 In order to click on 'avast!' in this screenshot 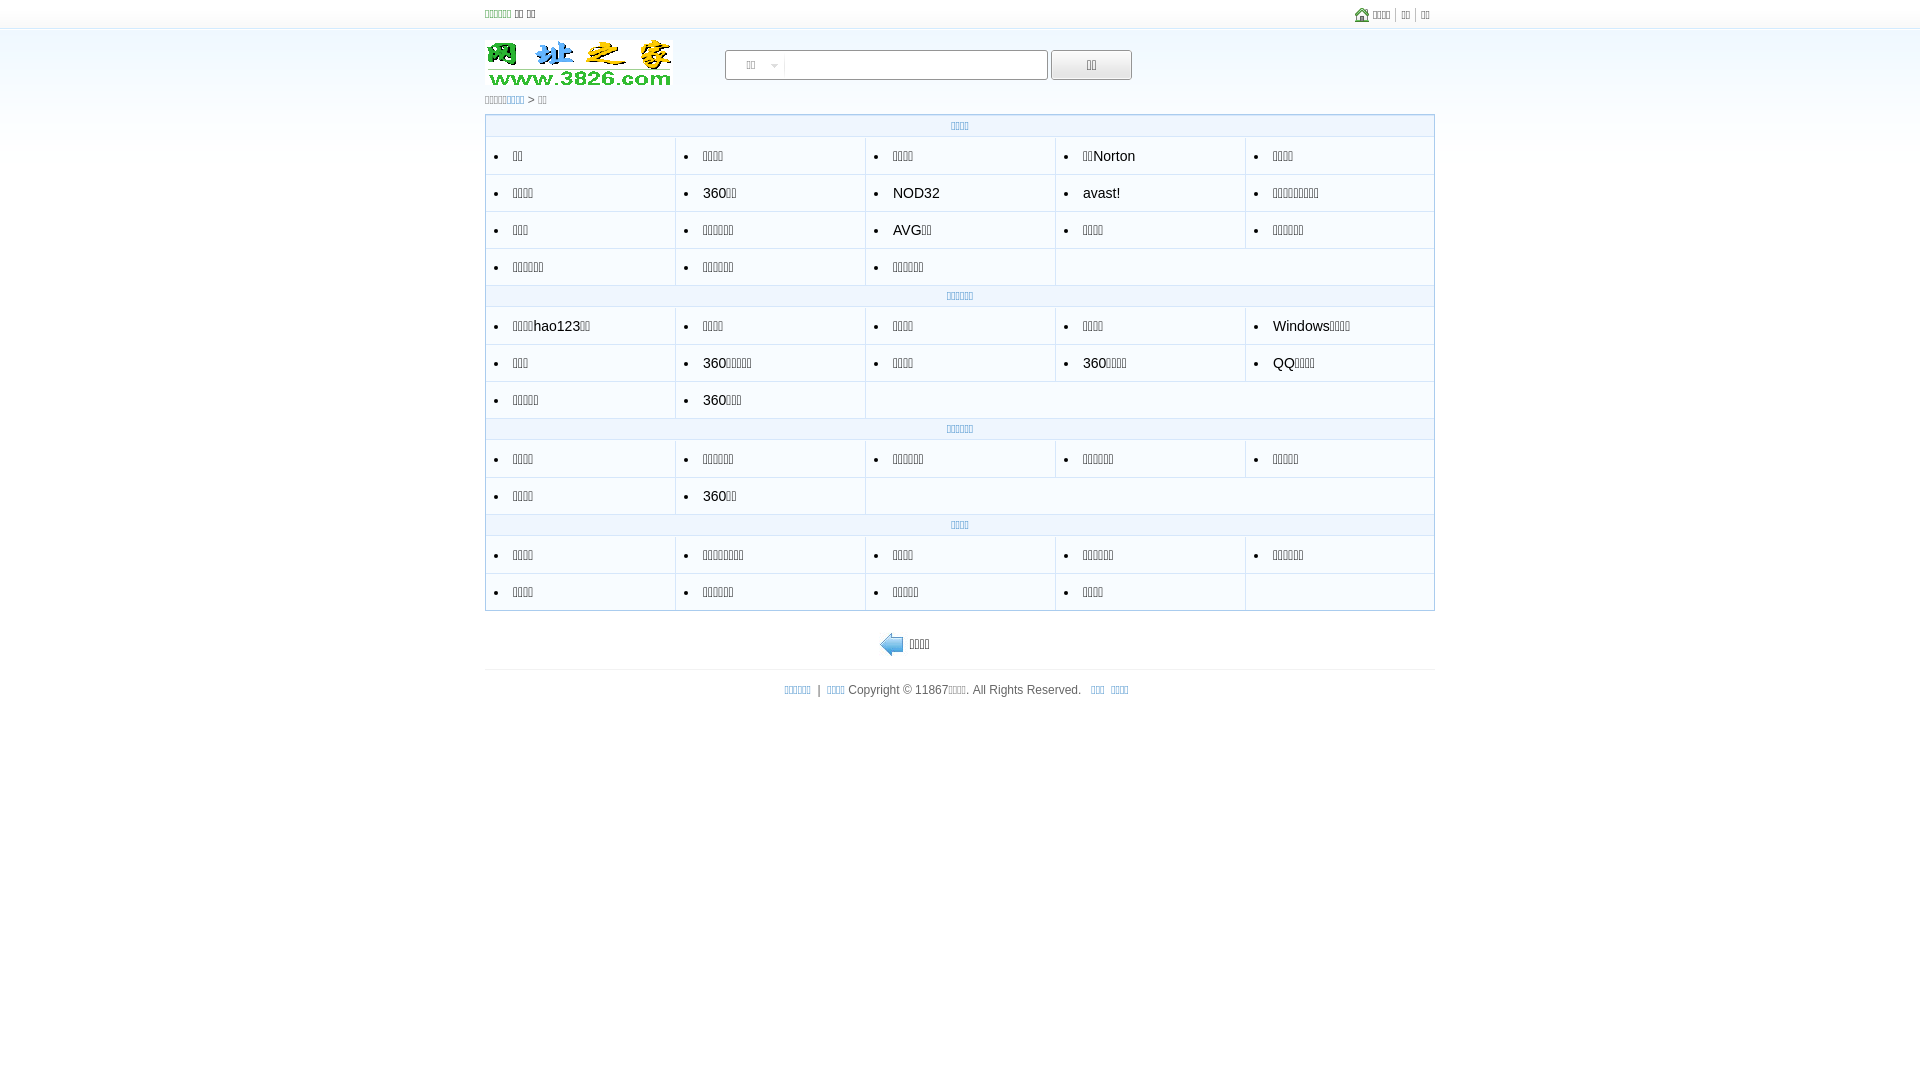, I will do `click(1100, 192)`.